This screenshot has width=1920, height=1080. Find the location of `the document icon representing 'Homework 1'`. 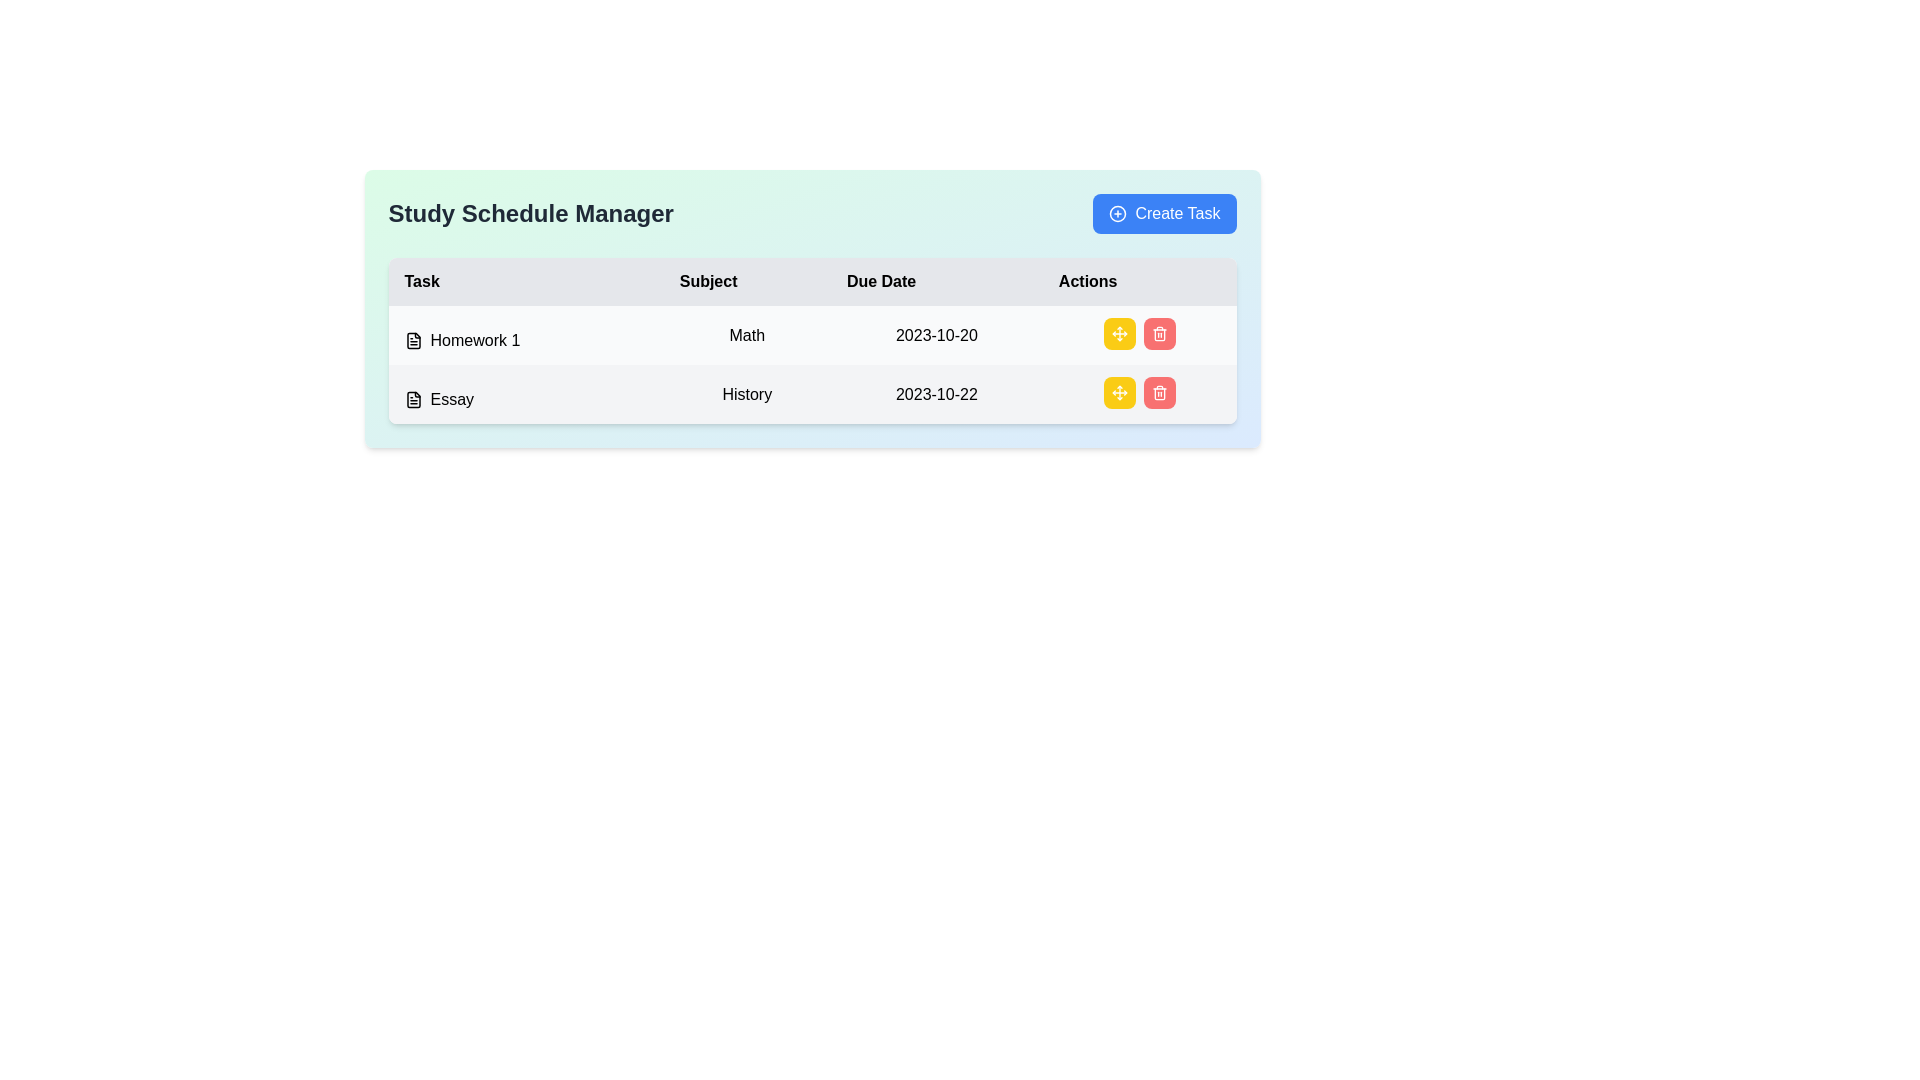

the document icon representing 'Homework 1' is located at coordinates (412, 339).